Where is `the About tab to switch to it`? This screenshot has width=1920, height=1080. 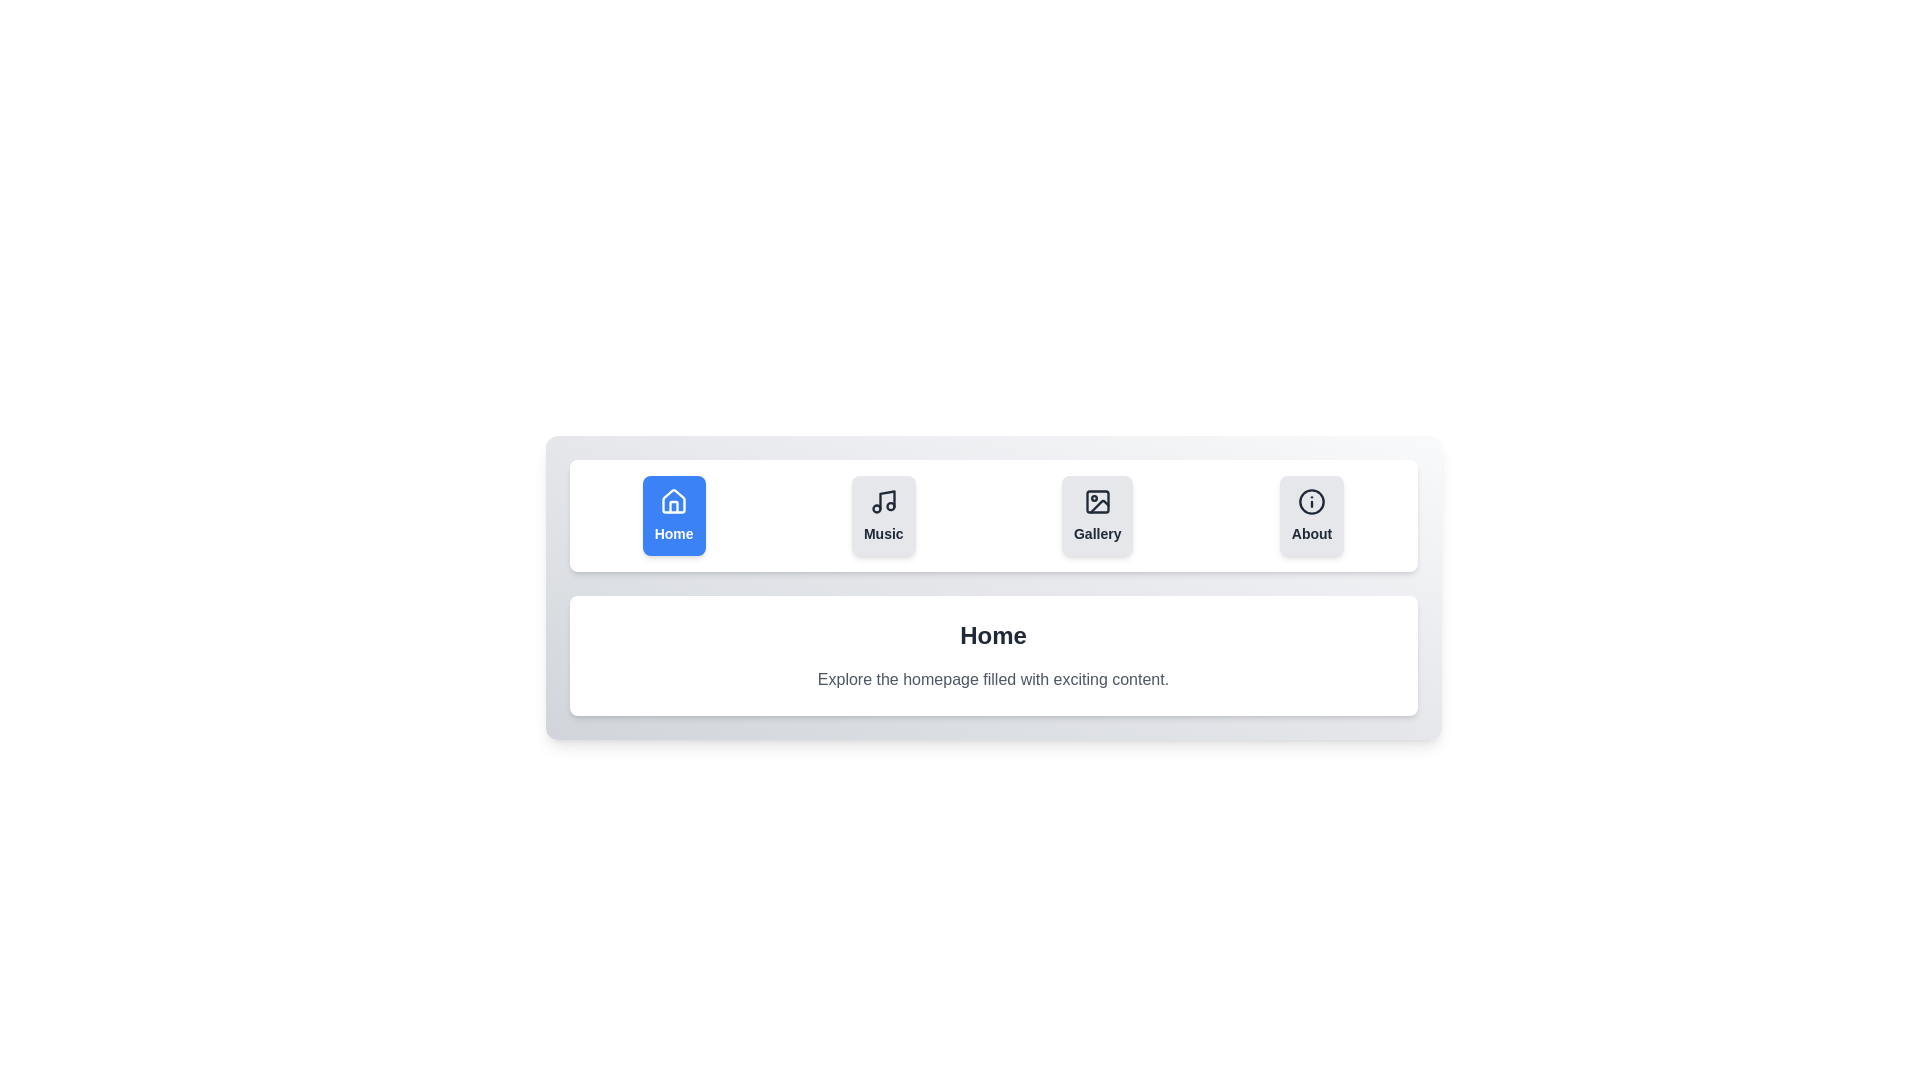 the About tab to switch to it is located at coordinates (1312, 515).